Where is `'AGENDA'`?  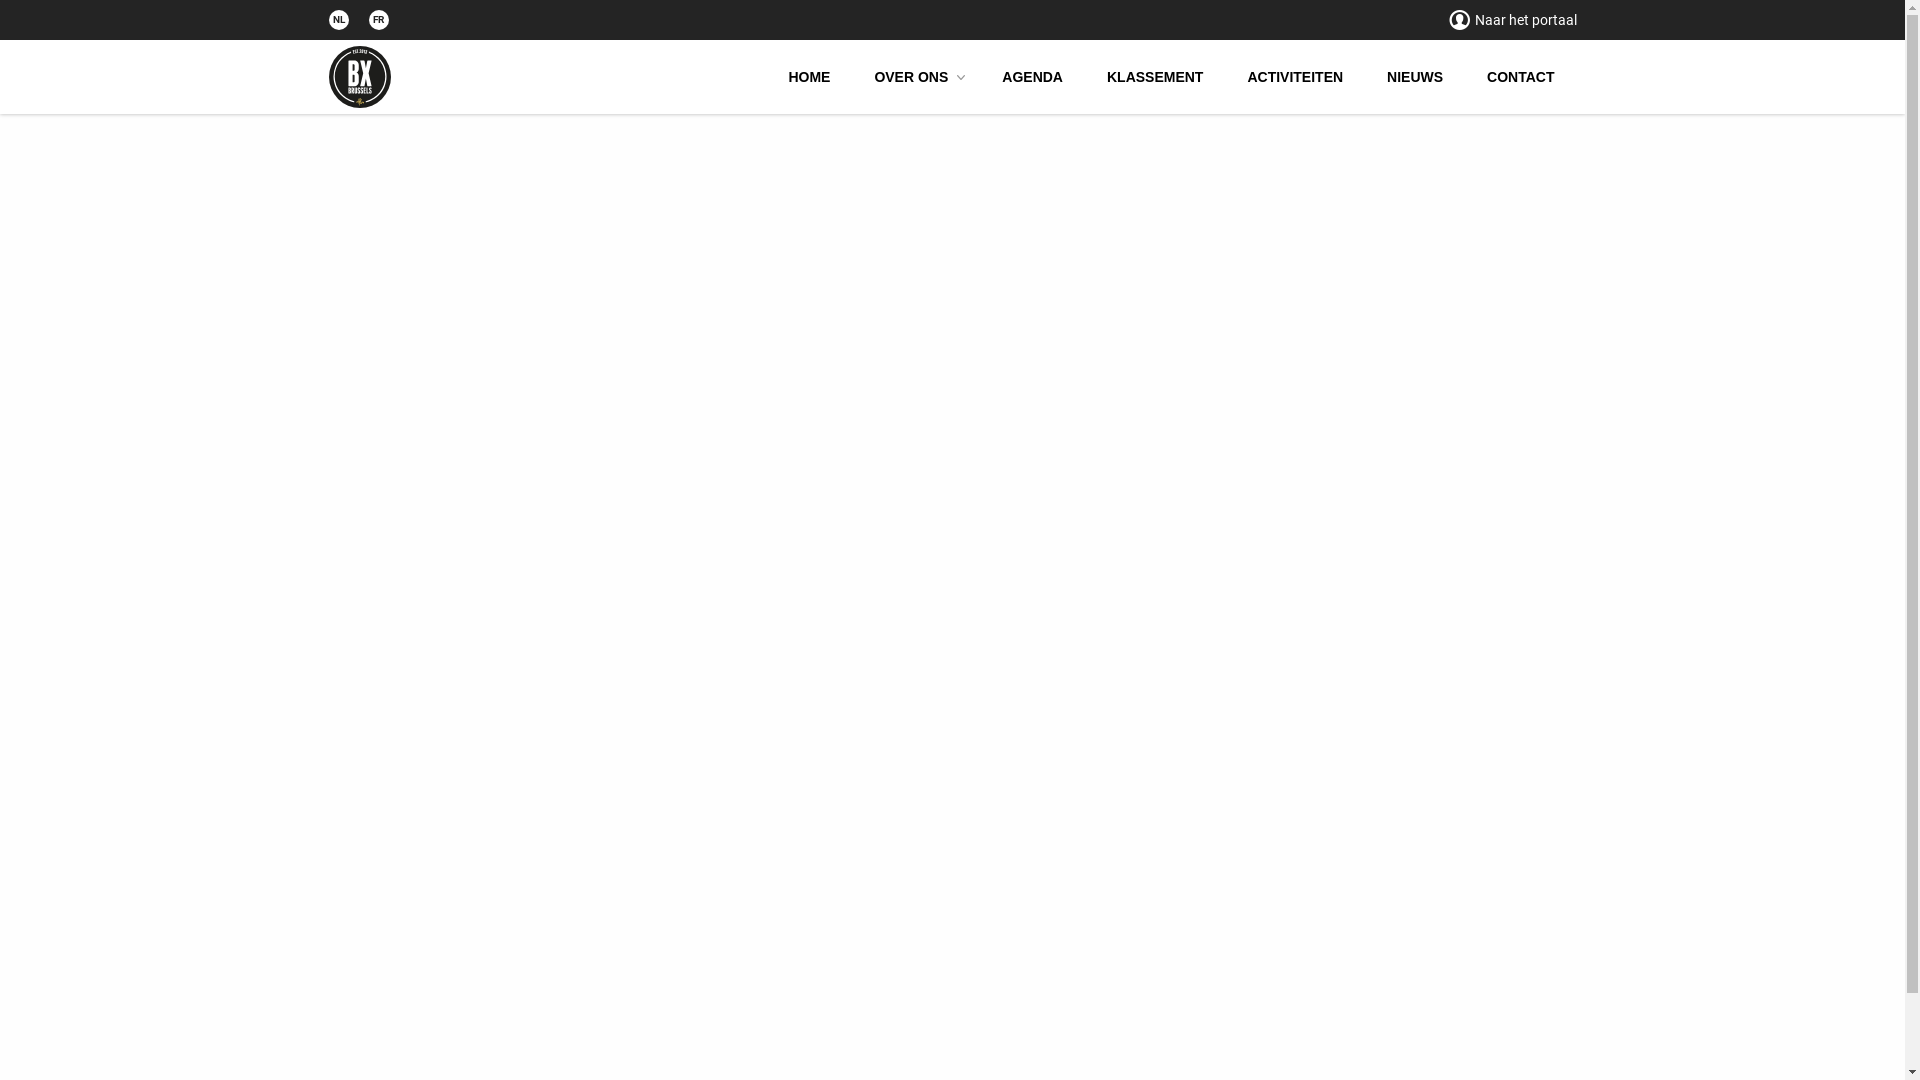 'AGENDA' is located at coordinates (1032, 76).